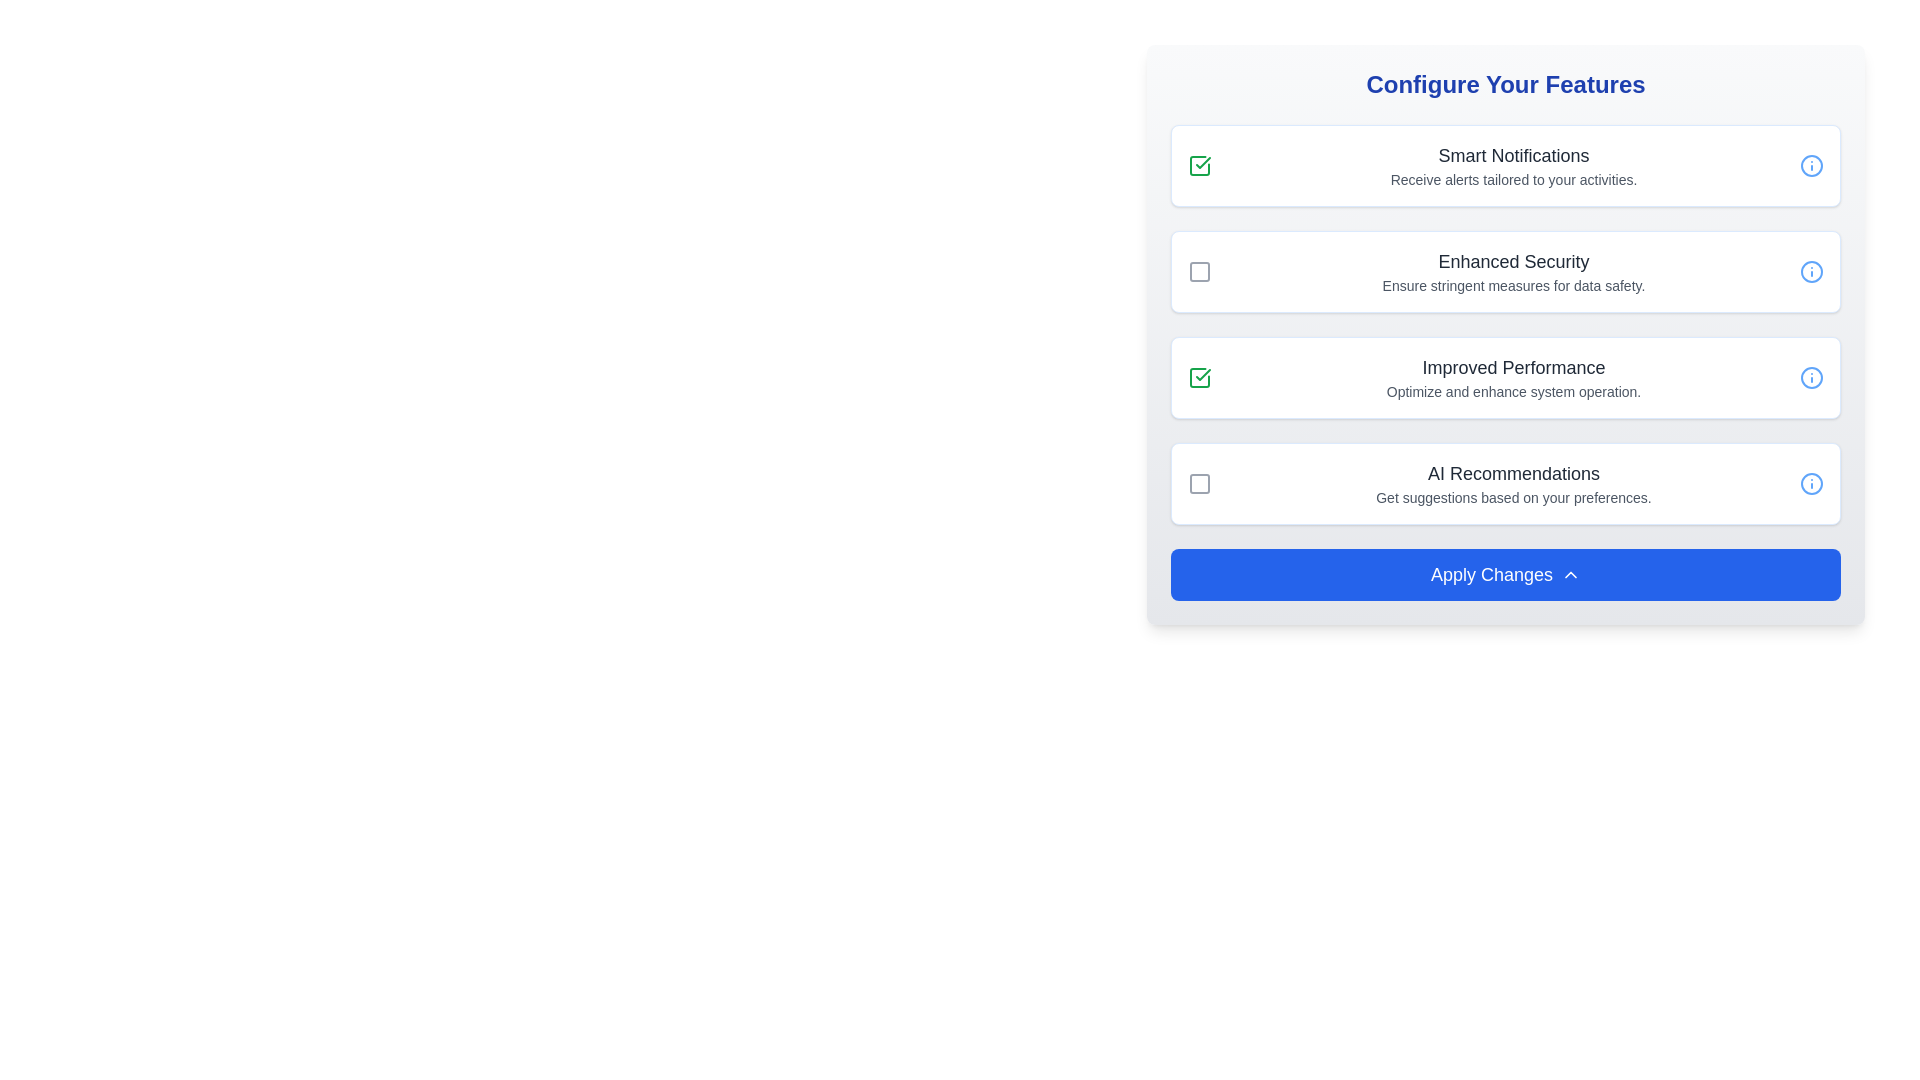 Image resolution: width=1920 pixels, height=1080 pixels. Describe the element at coordinates (1200, 483) in the screenshot. I see `the checkbox for 'AI Recommendations'` at that location.